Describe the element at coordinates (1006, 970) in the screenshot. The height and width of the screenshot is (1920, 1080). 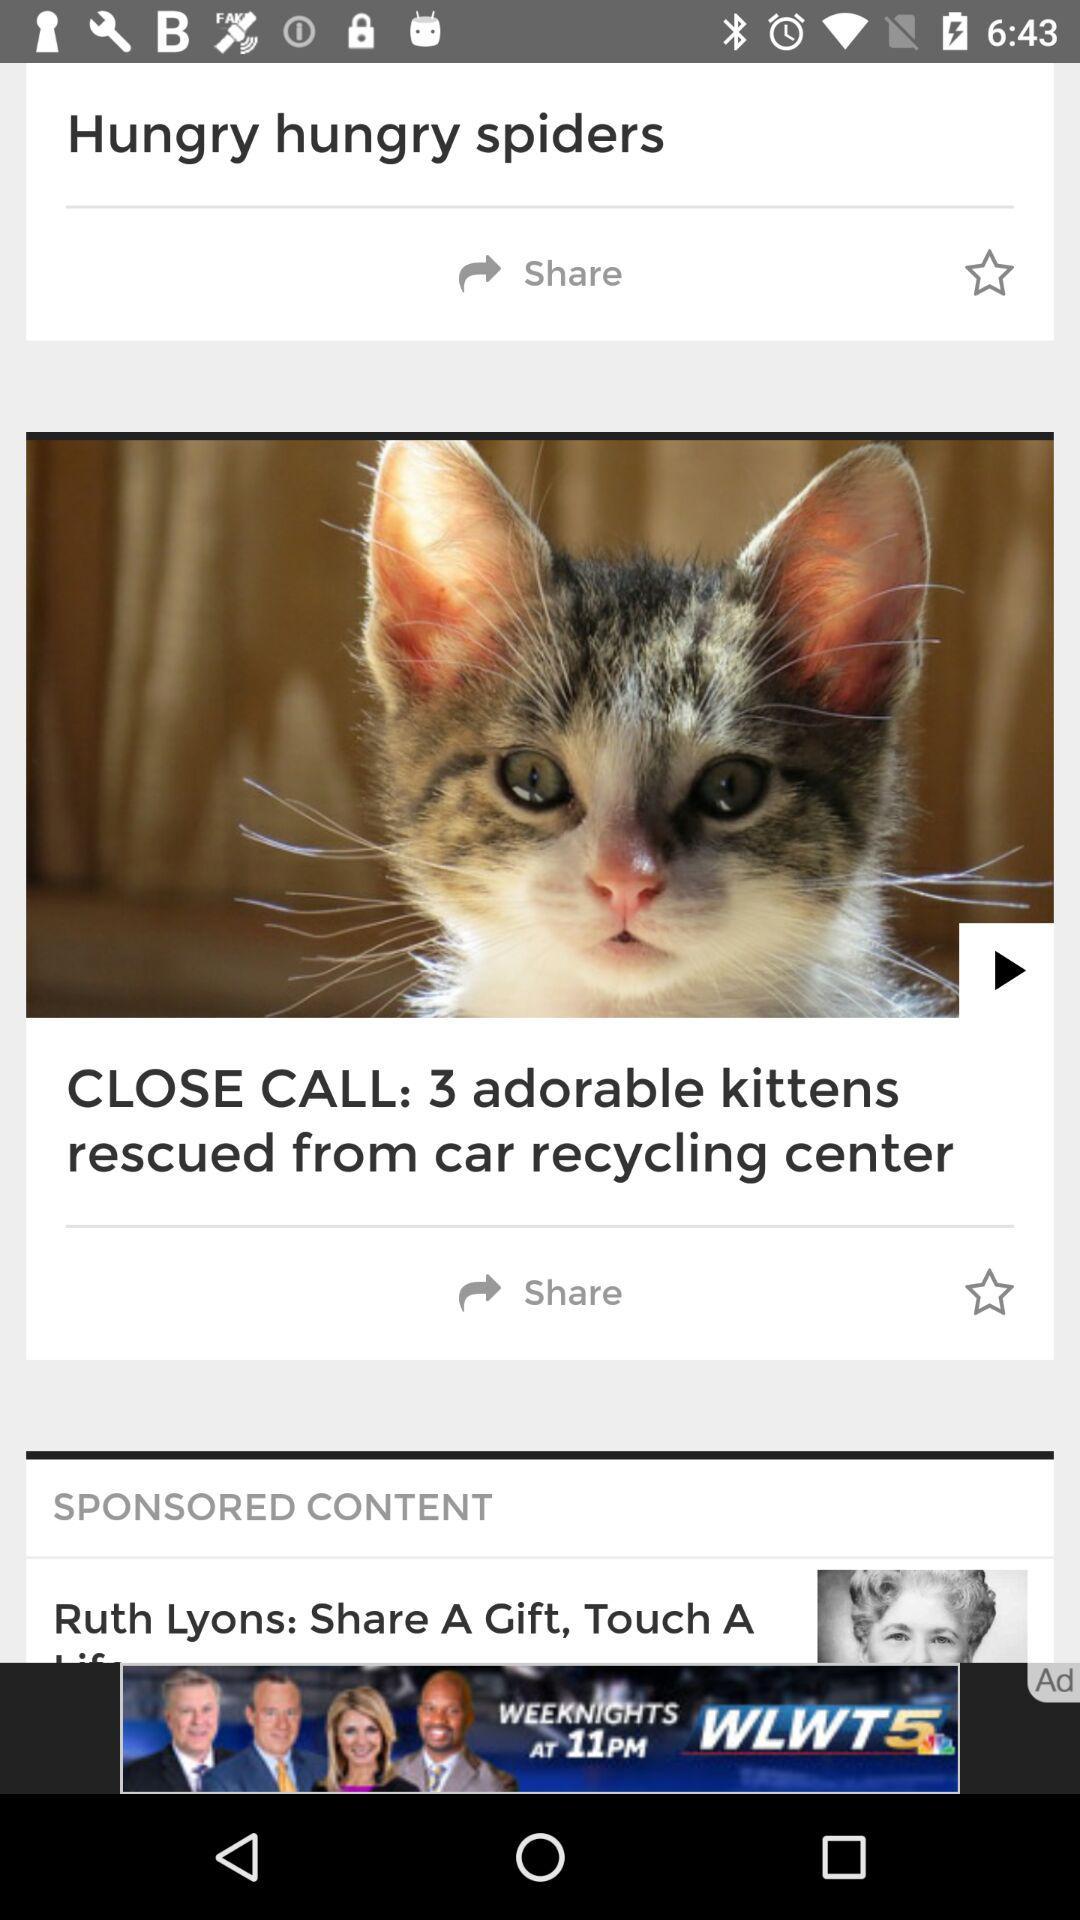
I see `go forward` at that location.